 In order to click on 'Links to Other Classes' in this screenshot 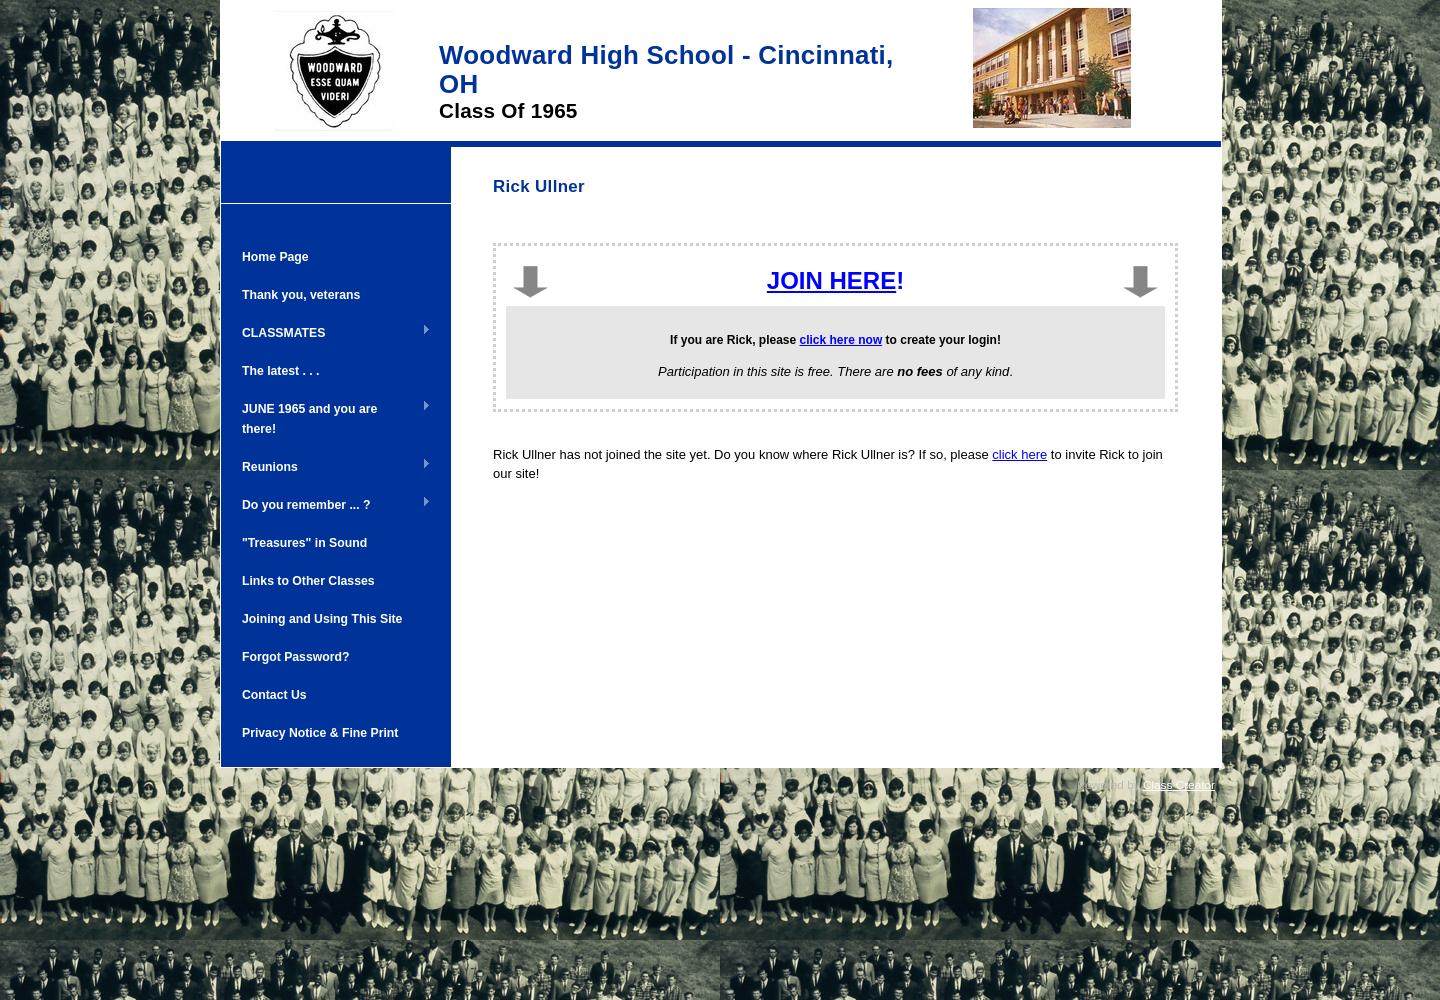, I will do `click(308, 579)`.